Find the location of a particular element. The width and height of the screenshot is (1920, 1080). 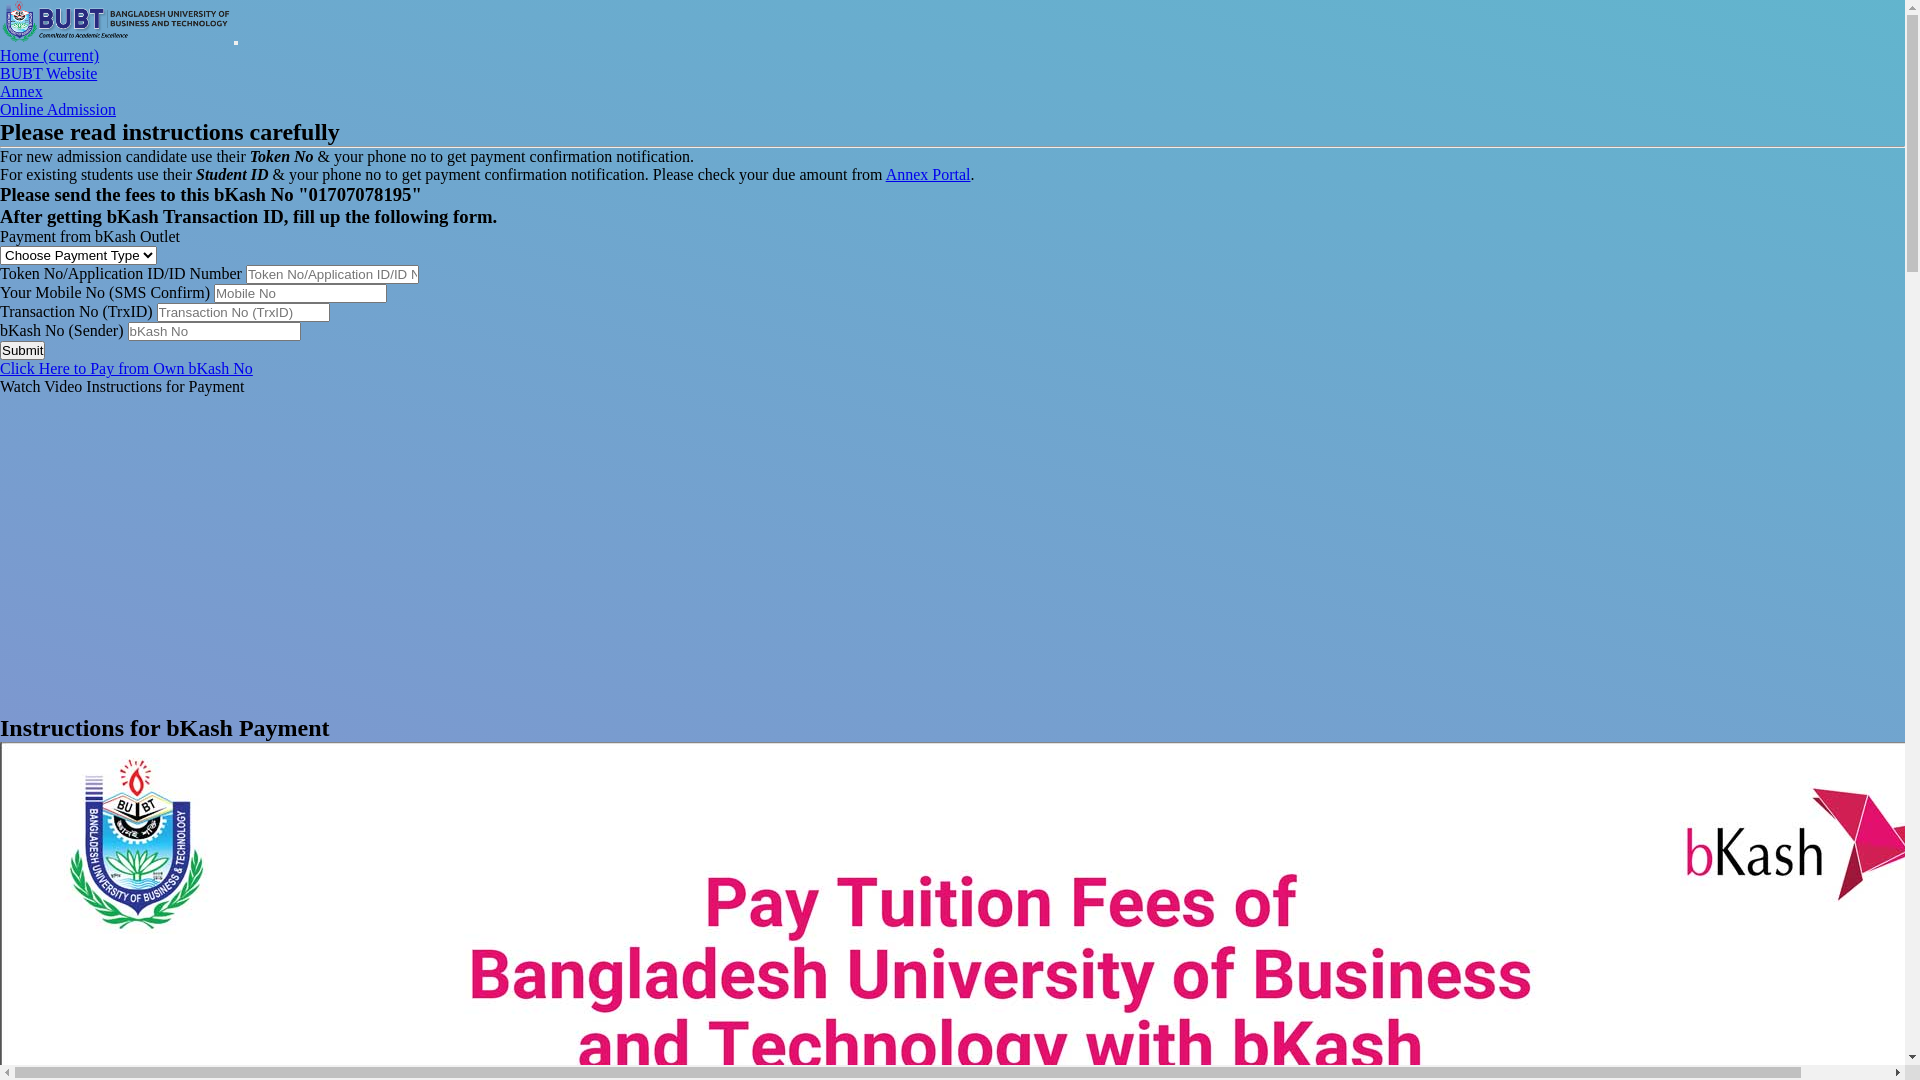

'Click Here to Pay from Own bKash No' is located at coordinates (125, 368).